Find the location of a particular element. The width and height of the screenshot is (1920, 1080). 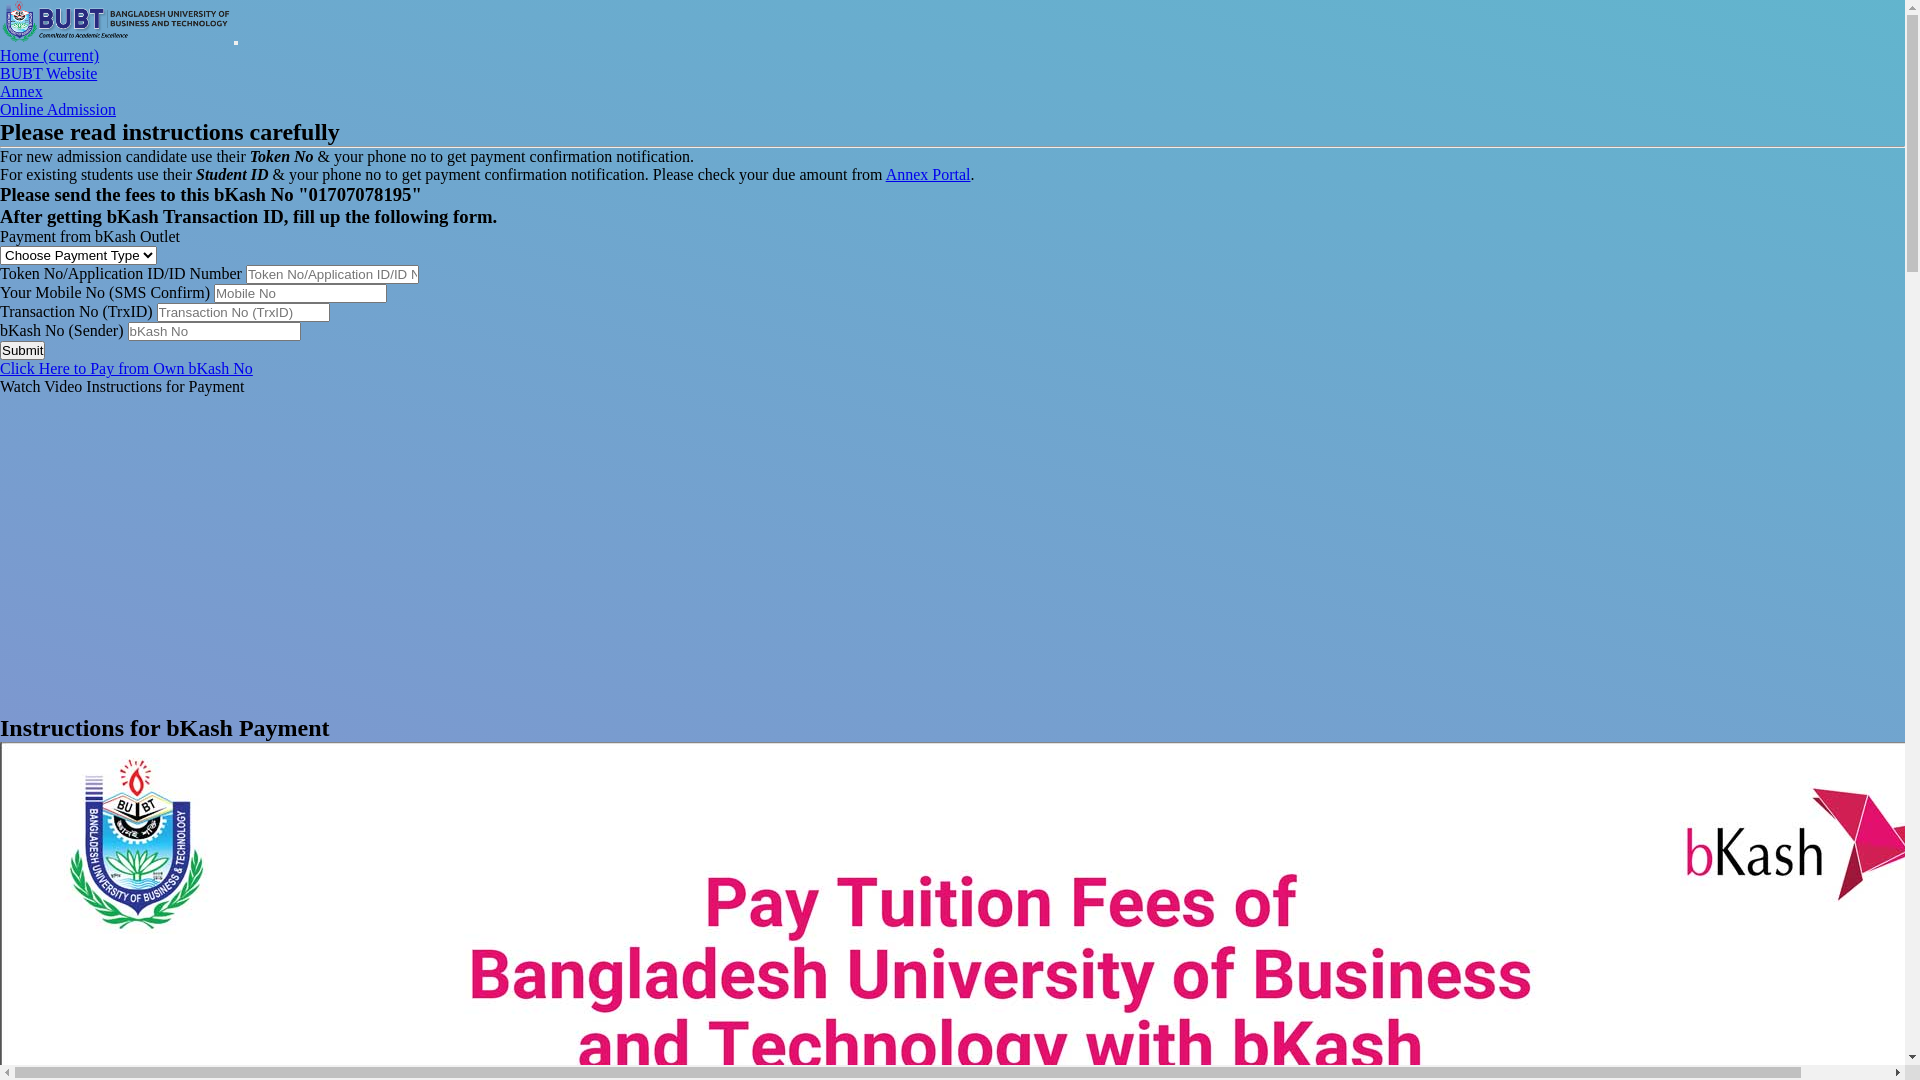

'Click Here to Pay from Own bKash No' is located at coordinates (125, 368).